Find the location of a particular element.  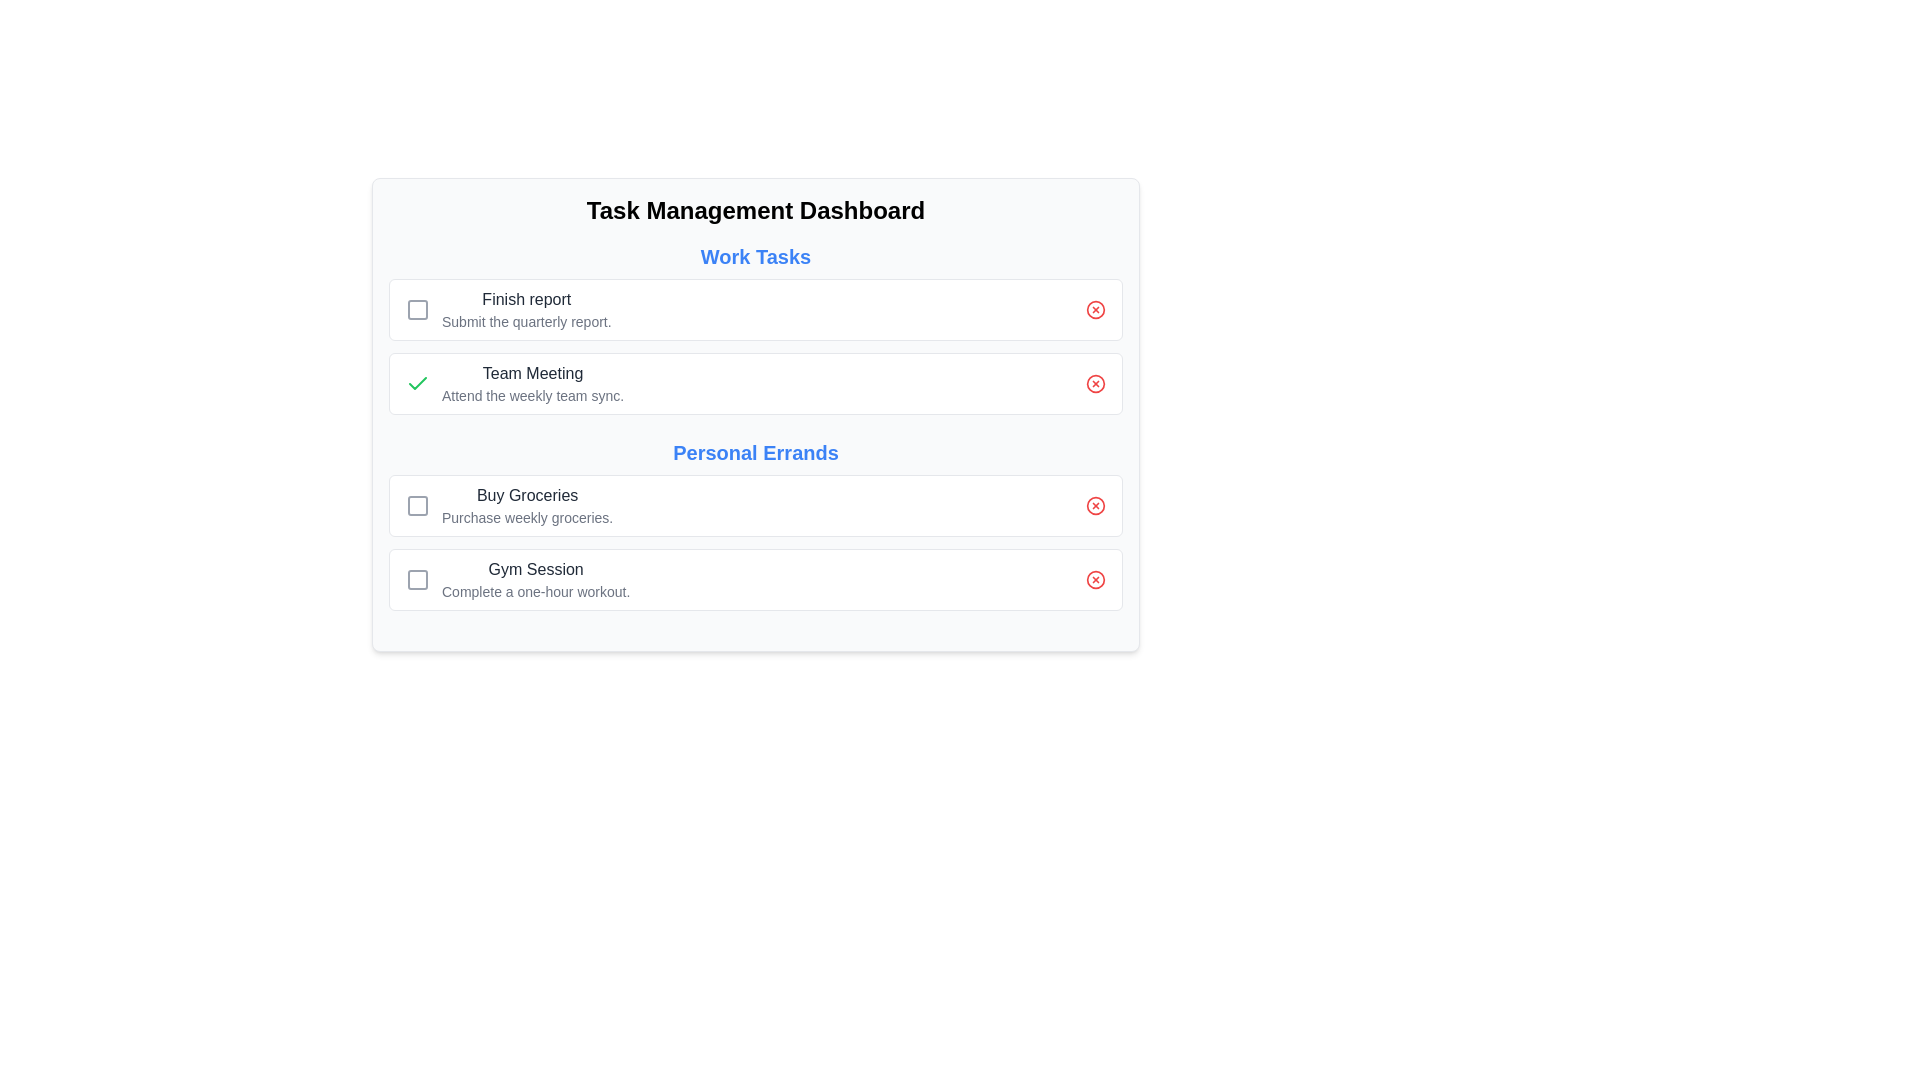

the text element reading 'Submit the quarterly report.' which is styled in a small gray font and positioned below the 'Finish report' title in the 'Work Tasks' section is located at coordinates (526, 320).